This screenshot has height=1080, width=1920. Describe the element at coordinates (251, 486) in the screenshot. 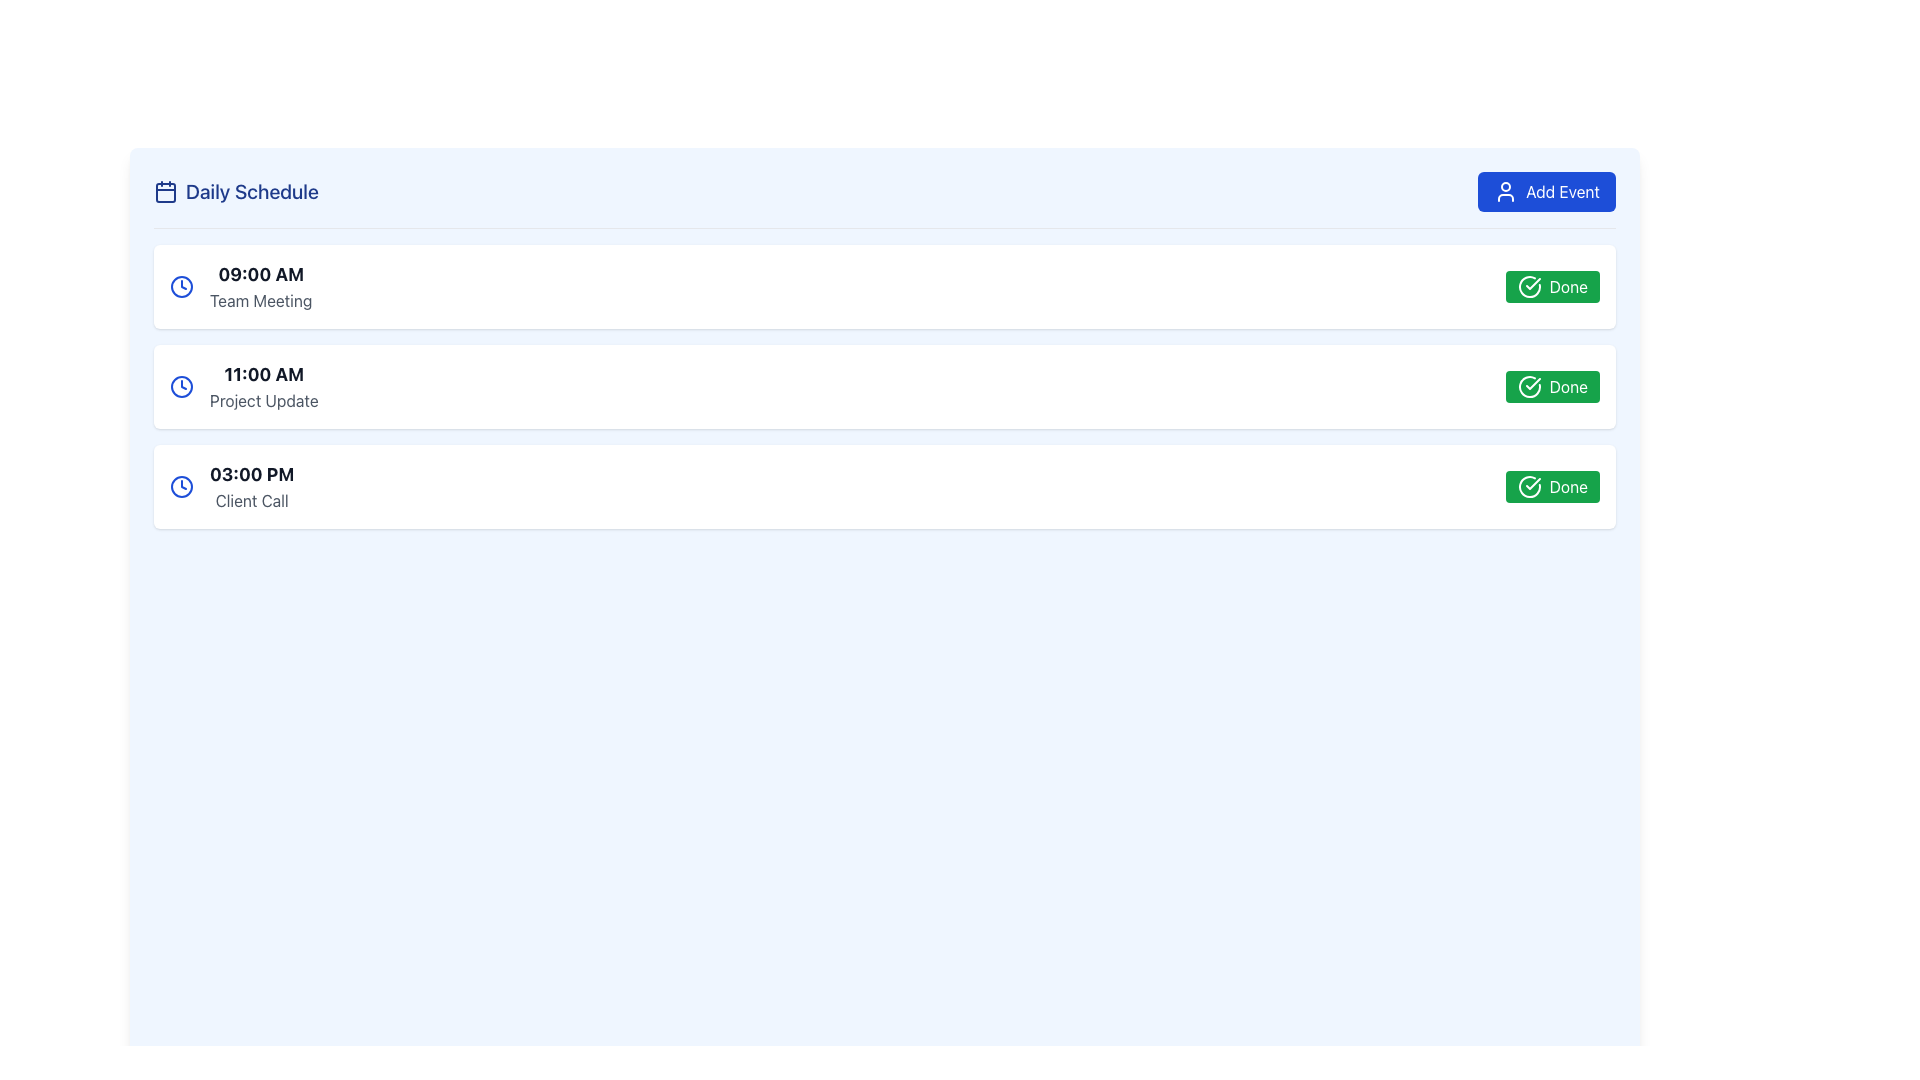

I see `the event entry displaying 'Client Call' scheduled for 03:00 PM, which is the third item in the list of events` at that location.